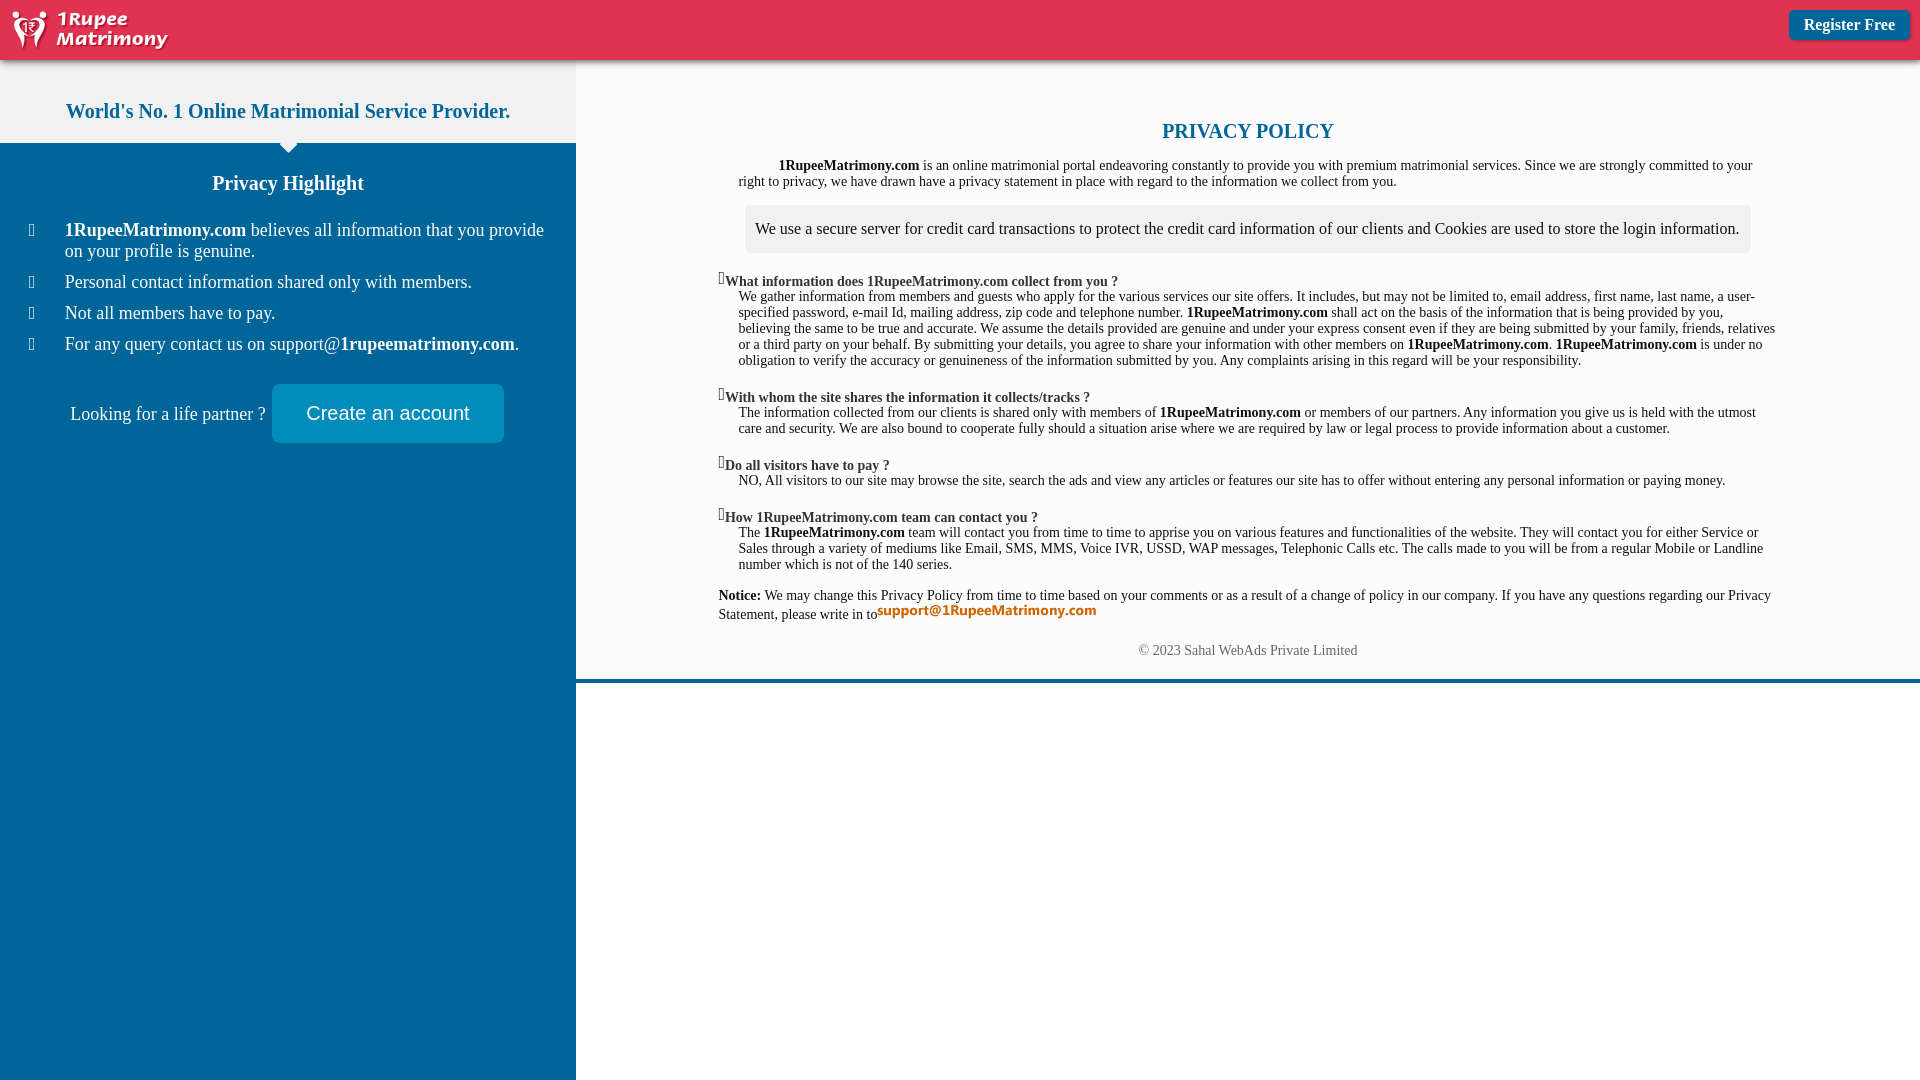 The height and width of the screenshot is (1080, 1920). What do you see at coordinates (385, 412) in the screenshot?
I see `'Create an account'` at bounding box center [385, 412].